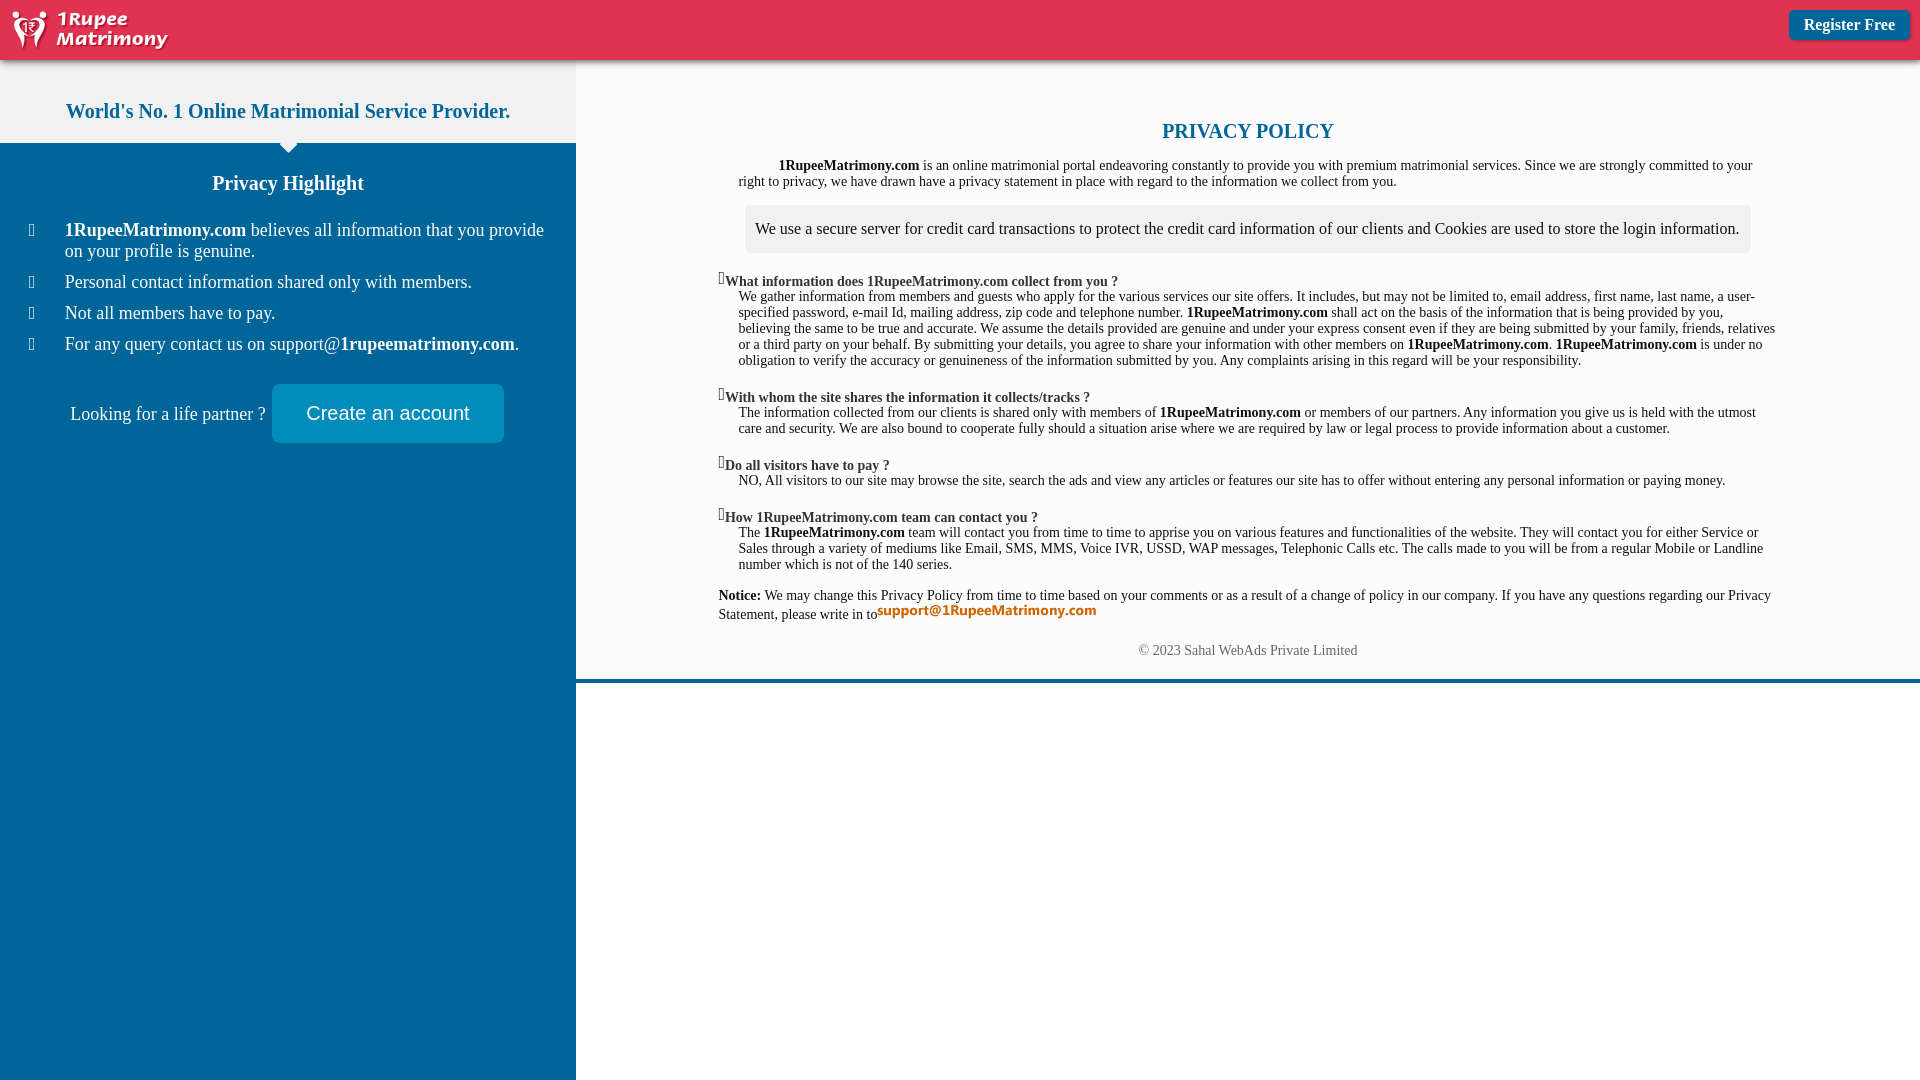 The height and width of the screenshot is (1080, 1920). What do you see at coordinates (385, 412) in the screenshot?
I see `'Create an account'` at bounding box center [385, 412].